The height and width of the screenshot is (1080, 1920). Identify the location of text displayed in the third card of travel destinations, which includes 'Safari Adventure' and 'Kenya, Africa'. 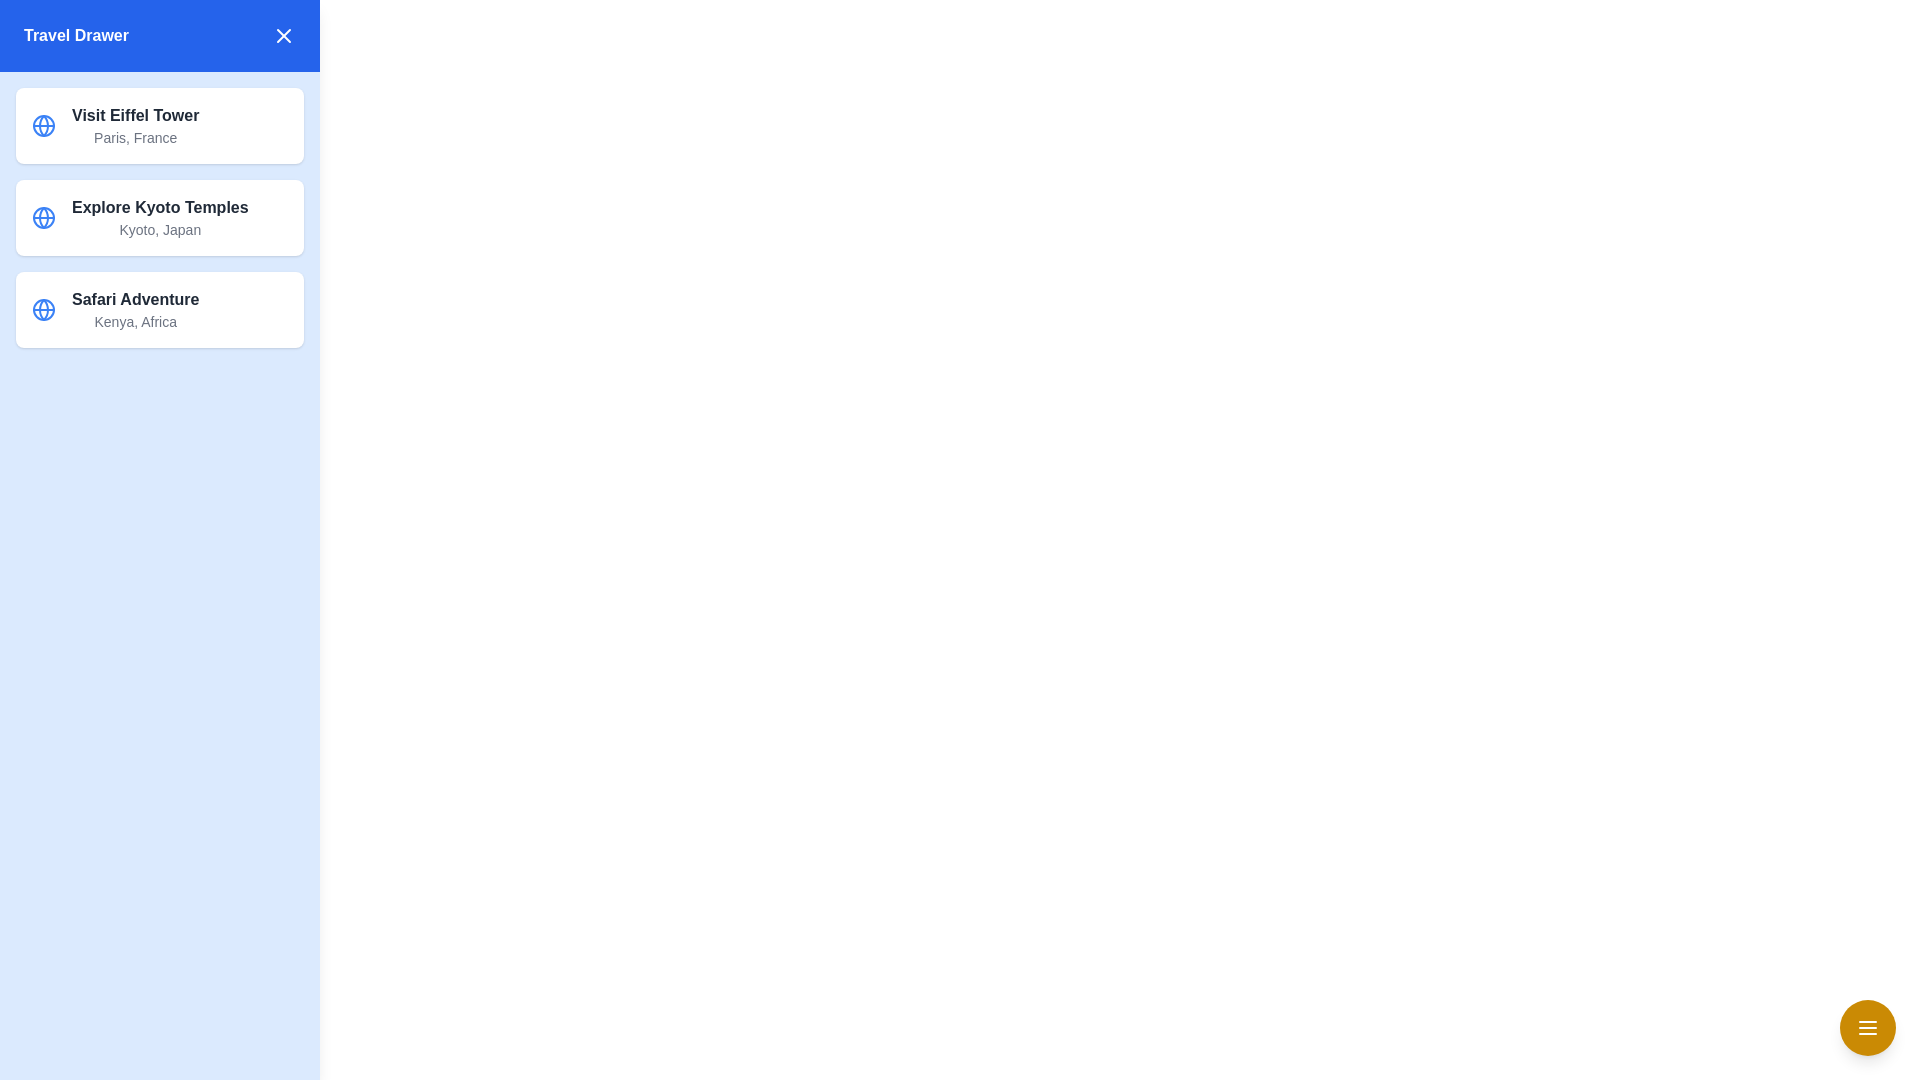
(134, 309).